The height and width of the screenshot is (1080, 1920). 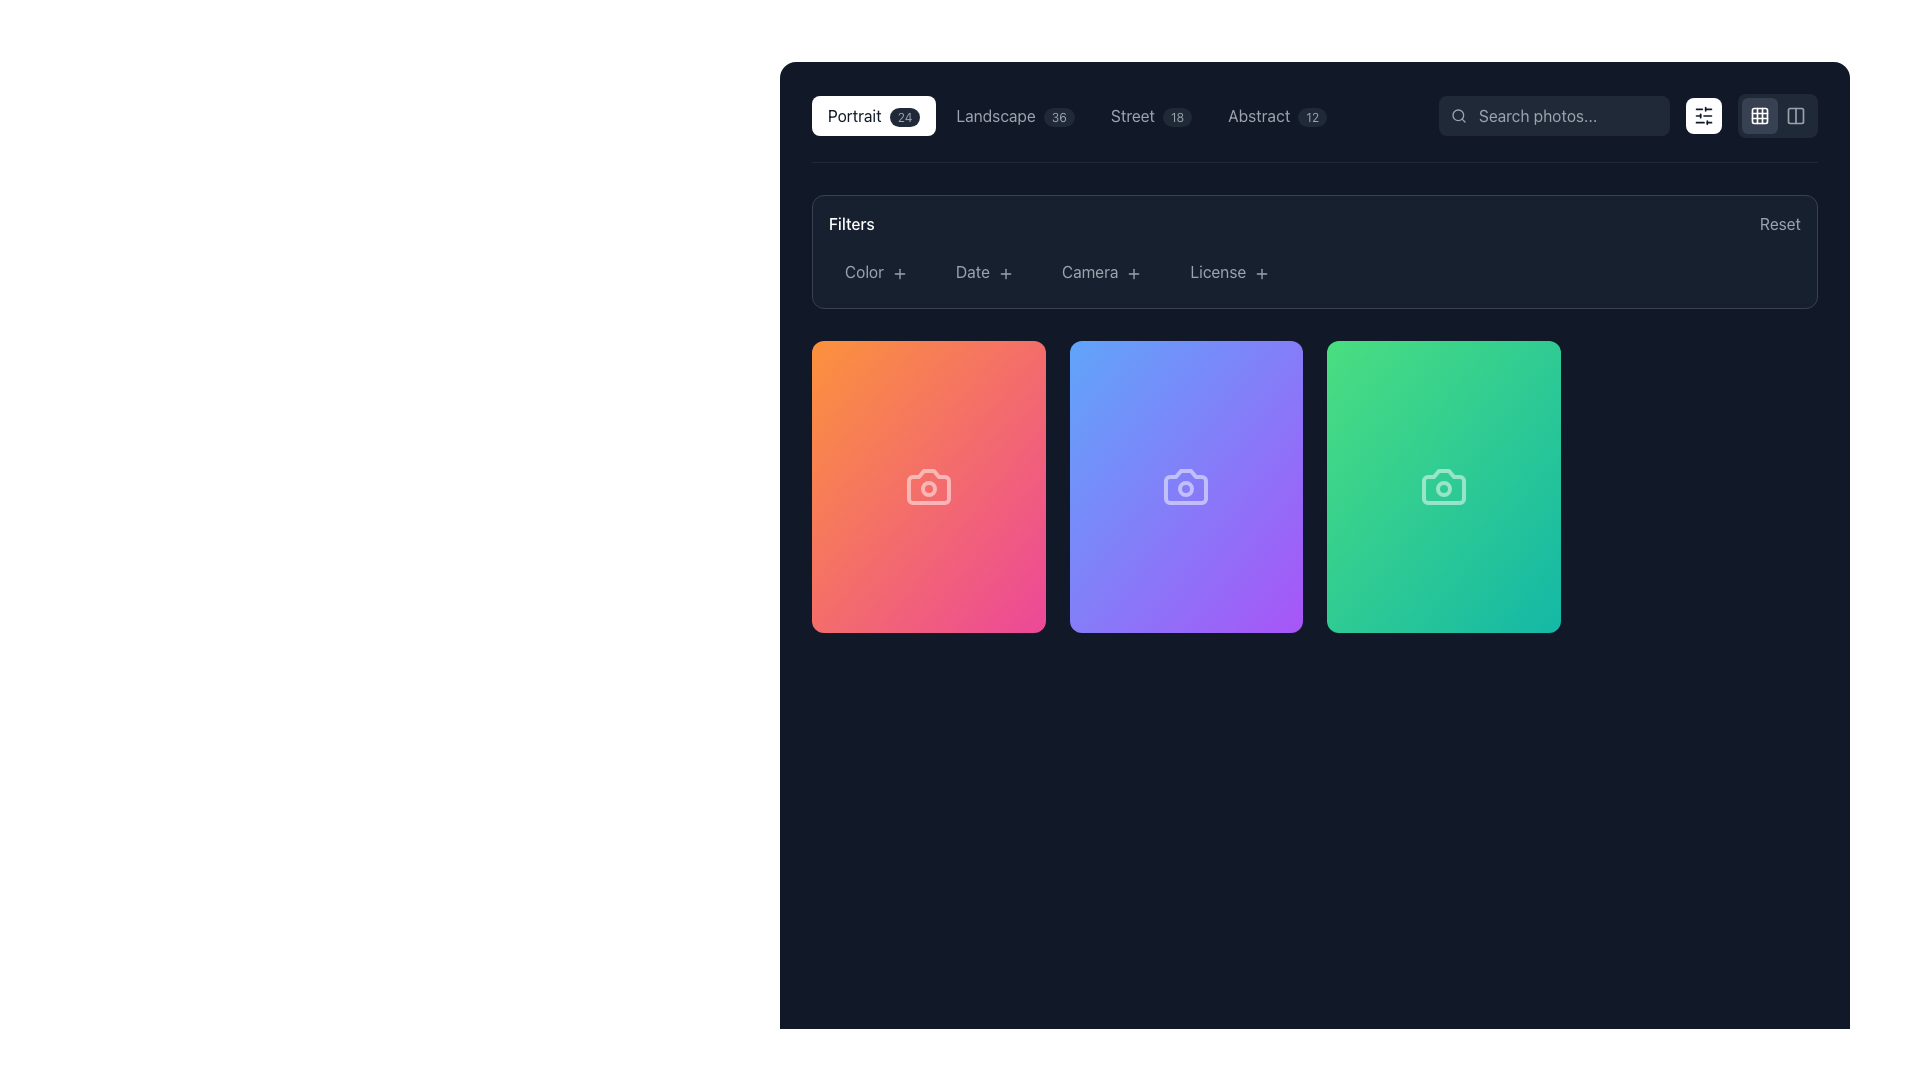 I want to click on the Icon button located immediately to the right of the 'Camera' text in the filters bar, so click(x=1134, y=273).